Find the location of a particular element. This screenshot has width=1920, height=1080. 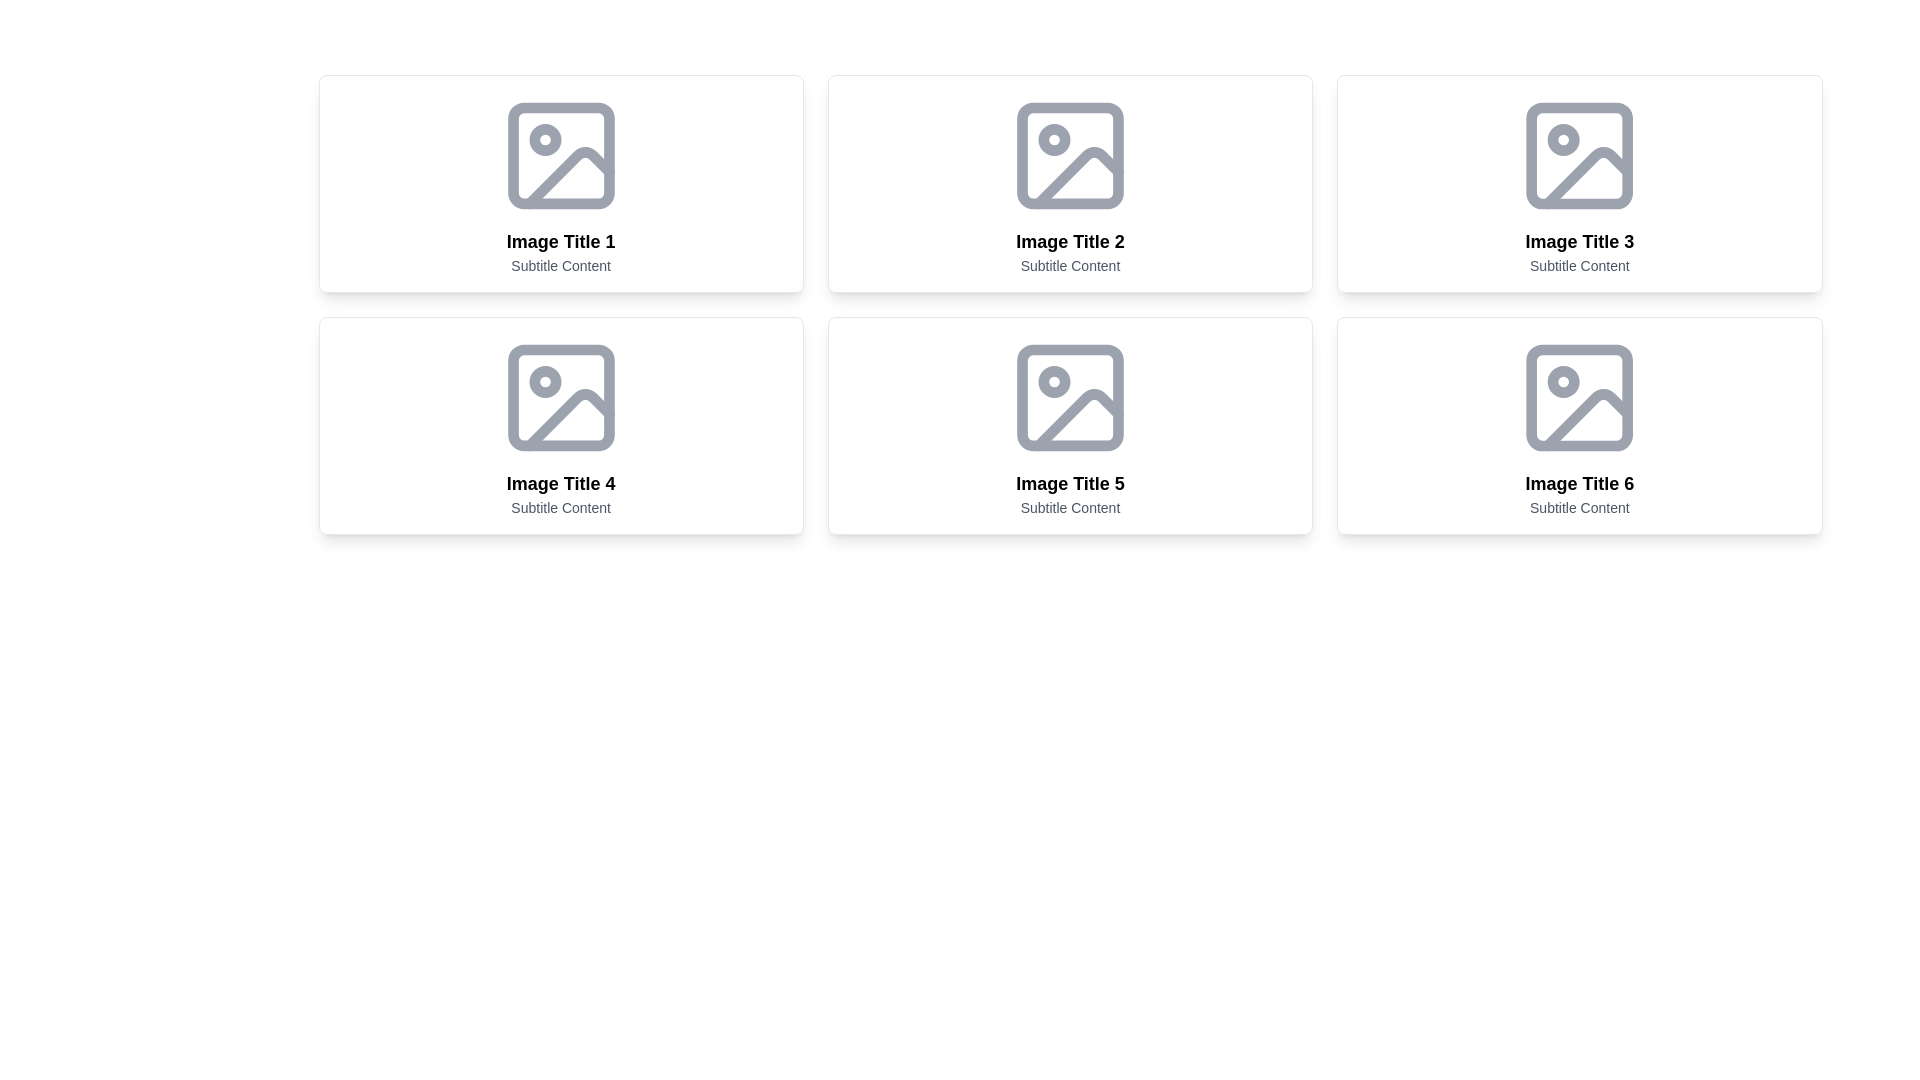

the small circular graphic located inside the fifth image card of the gallery section, which is marked by a dot in the center of the icon is located at coordinates (1053, 381).